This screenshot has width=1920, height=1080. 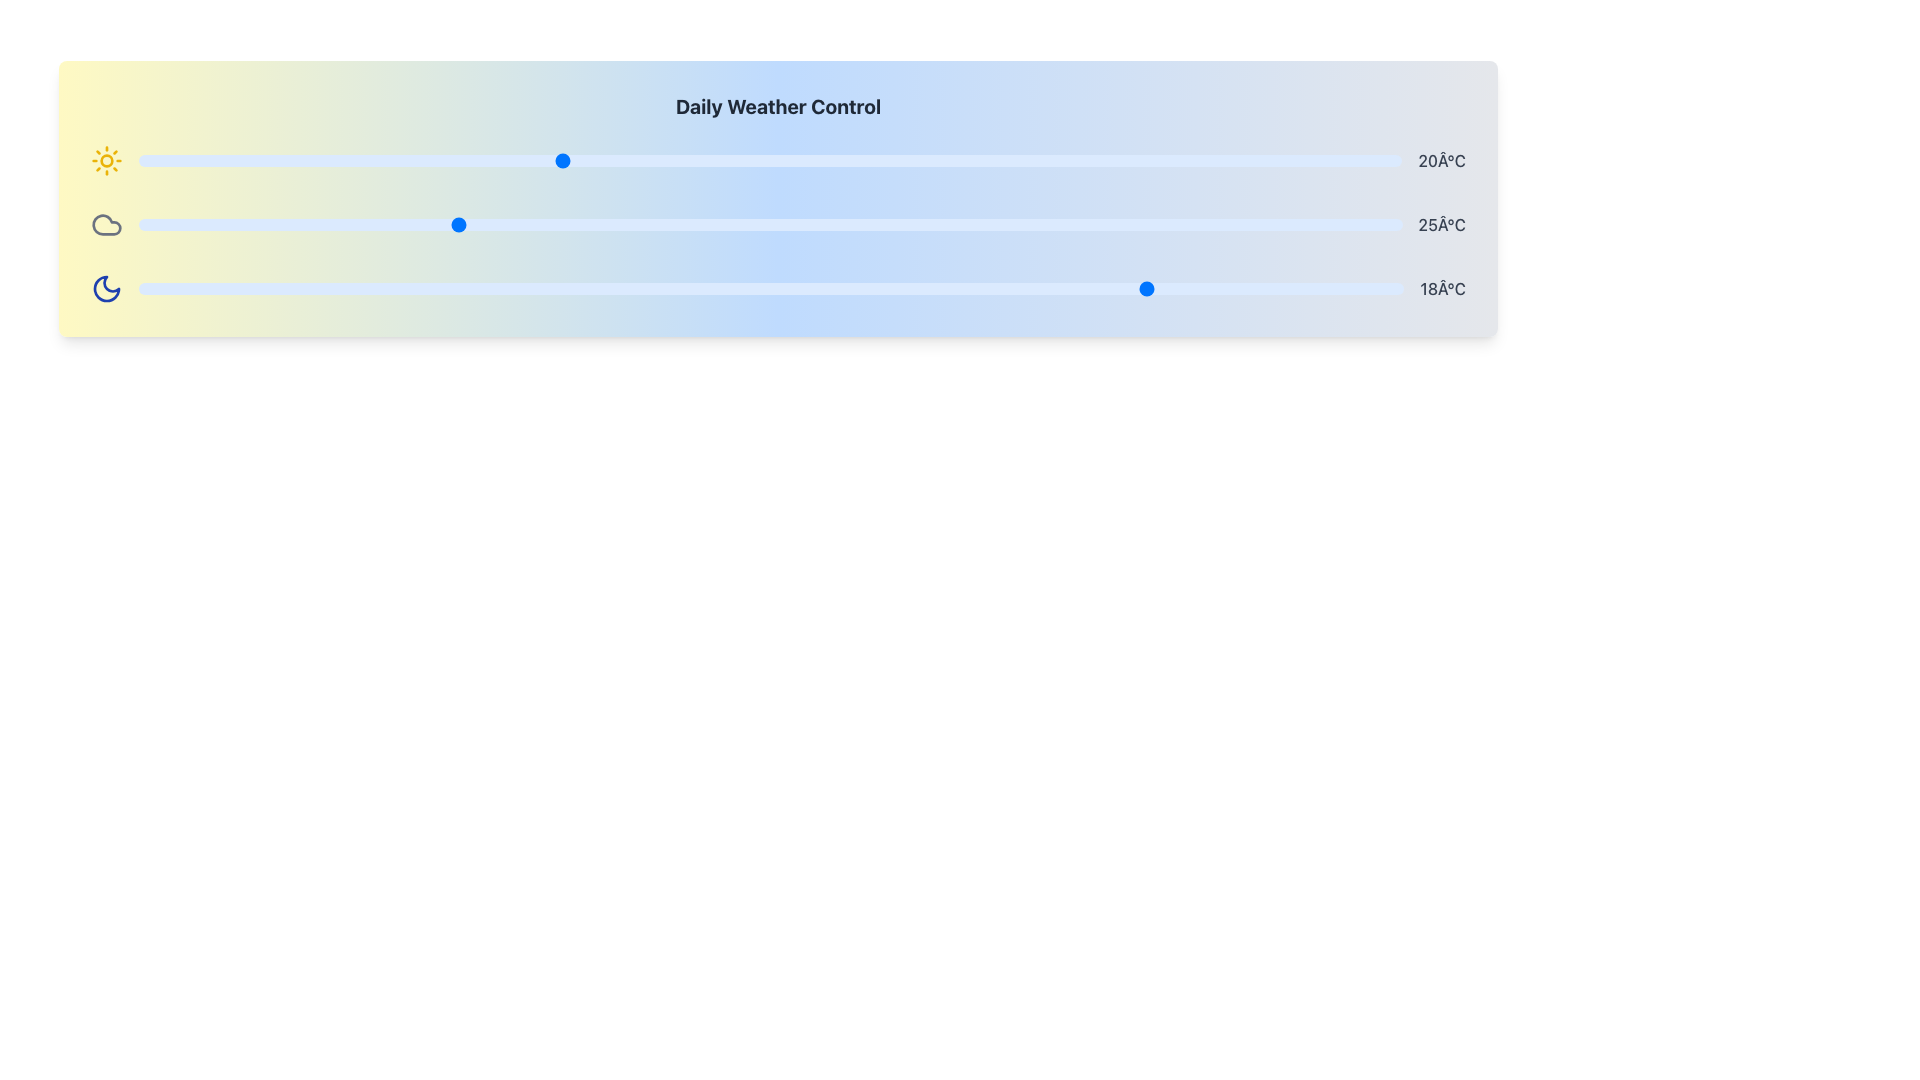 What do you see at coordinates (980, 160) in the screenshot?
I see `the morning temperature` at bounding box center [980, 160].